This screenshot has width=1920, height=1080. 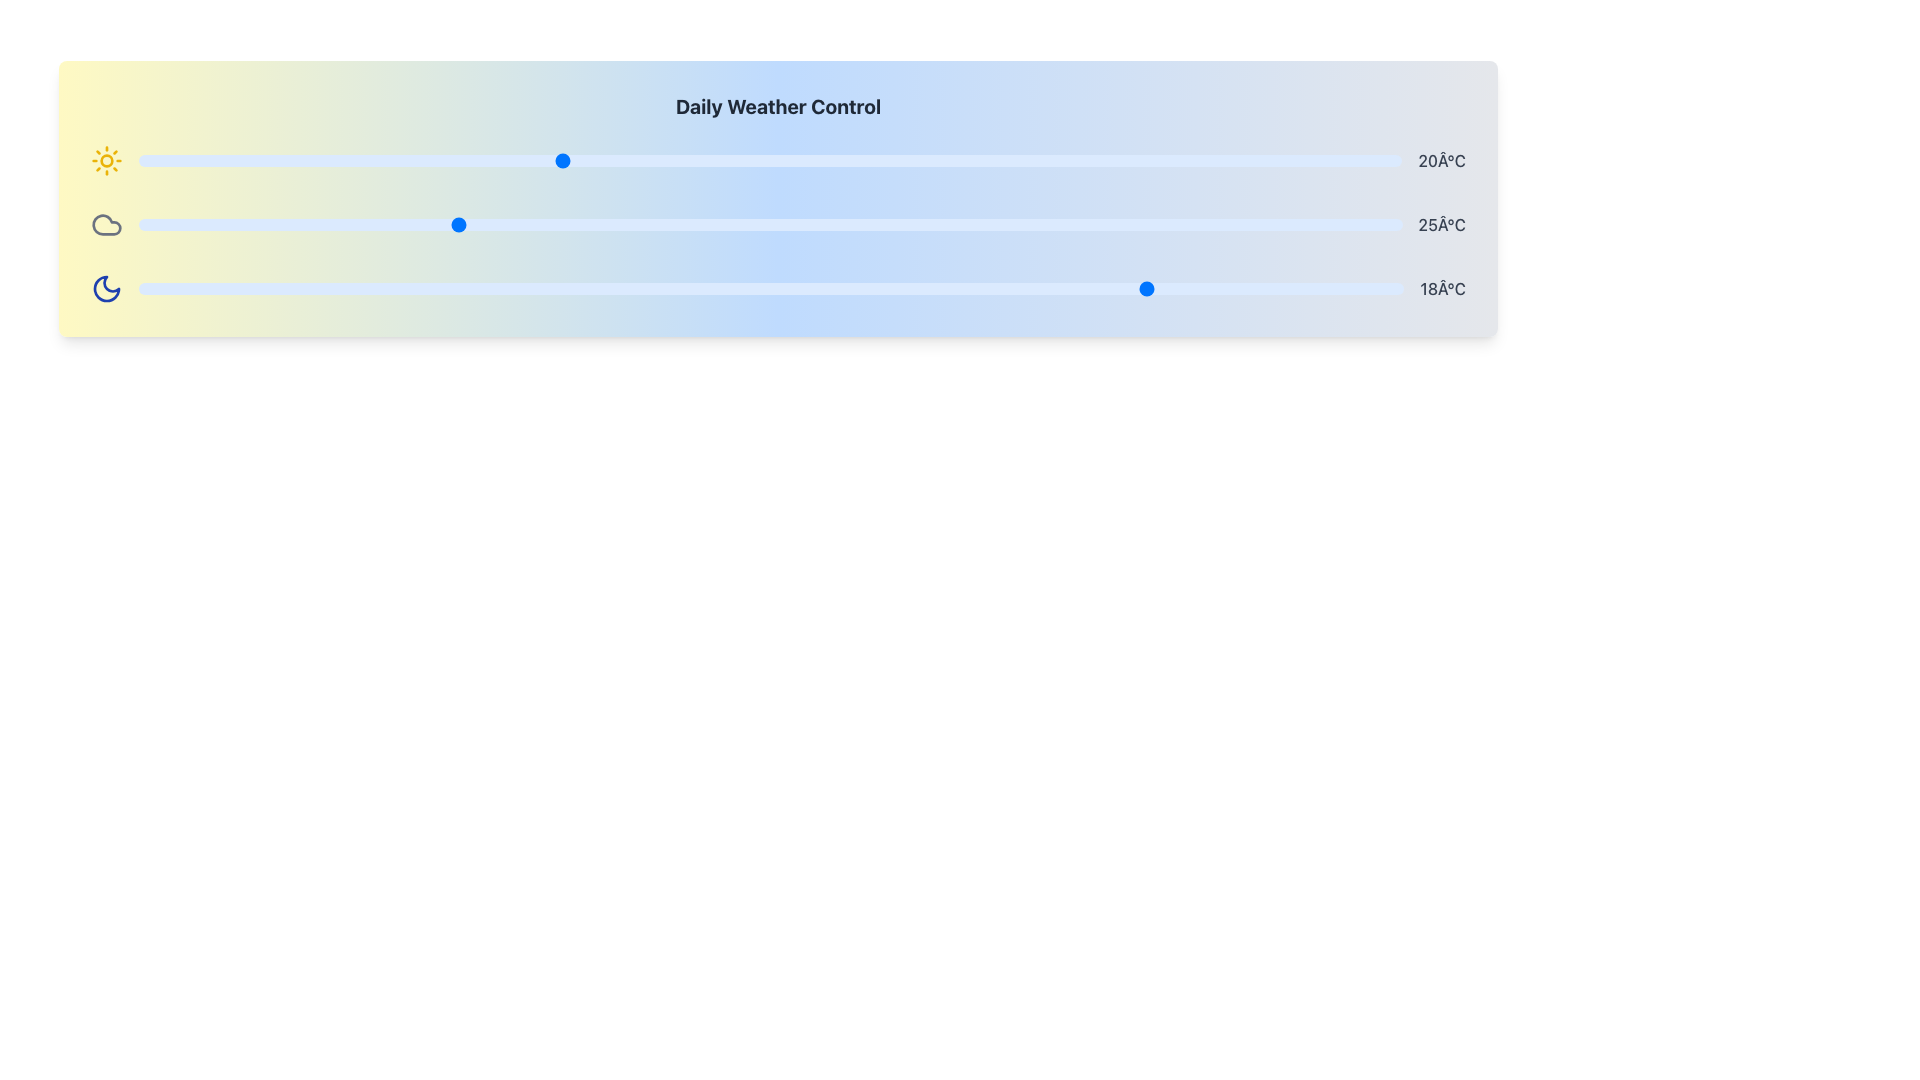 What do you see at coordinates (980, 160) in the screenshot?
I see `the morning temperature` at bounding box center [980, 160].